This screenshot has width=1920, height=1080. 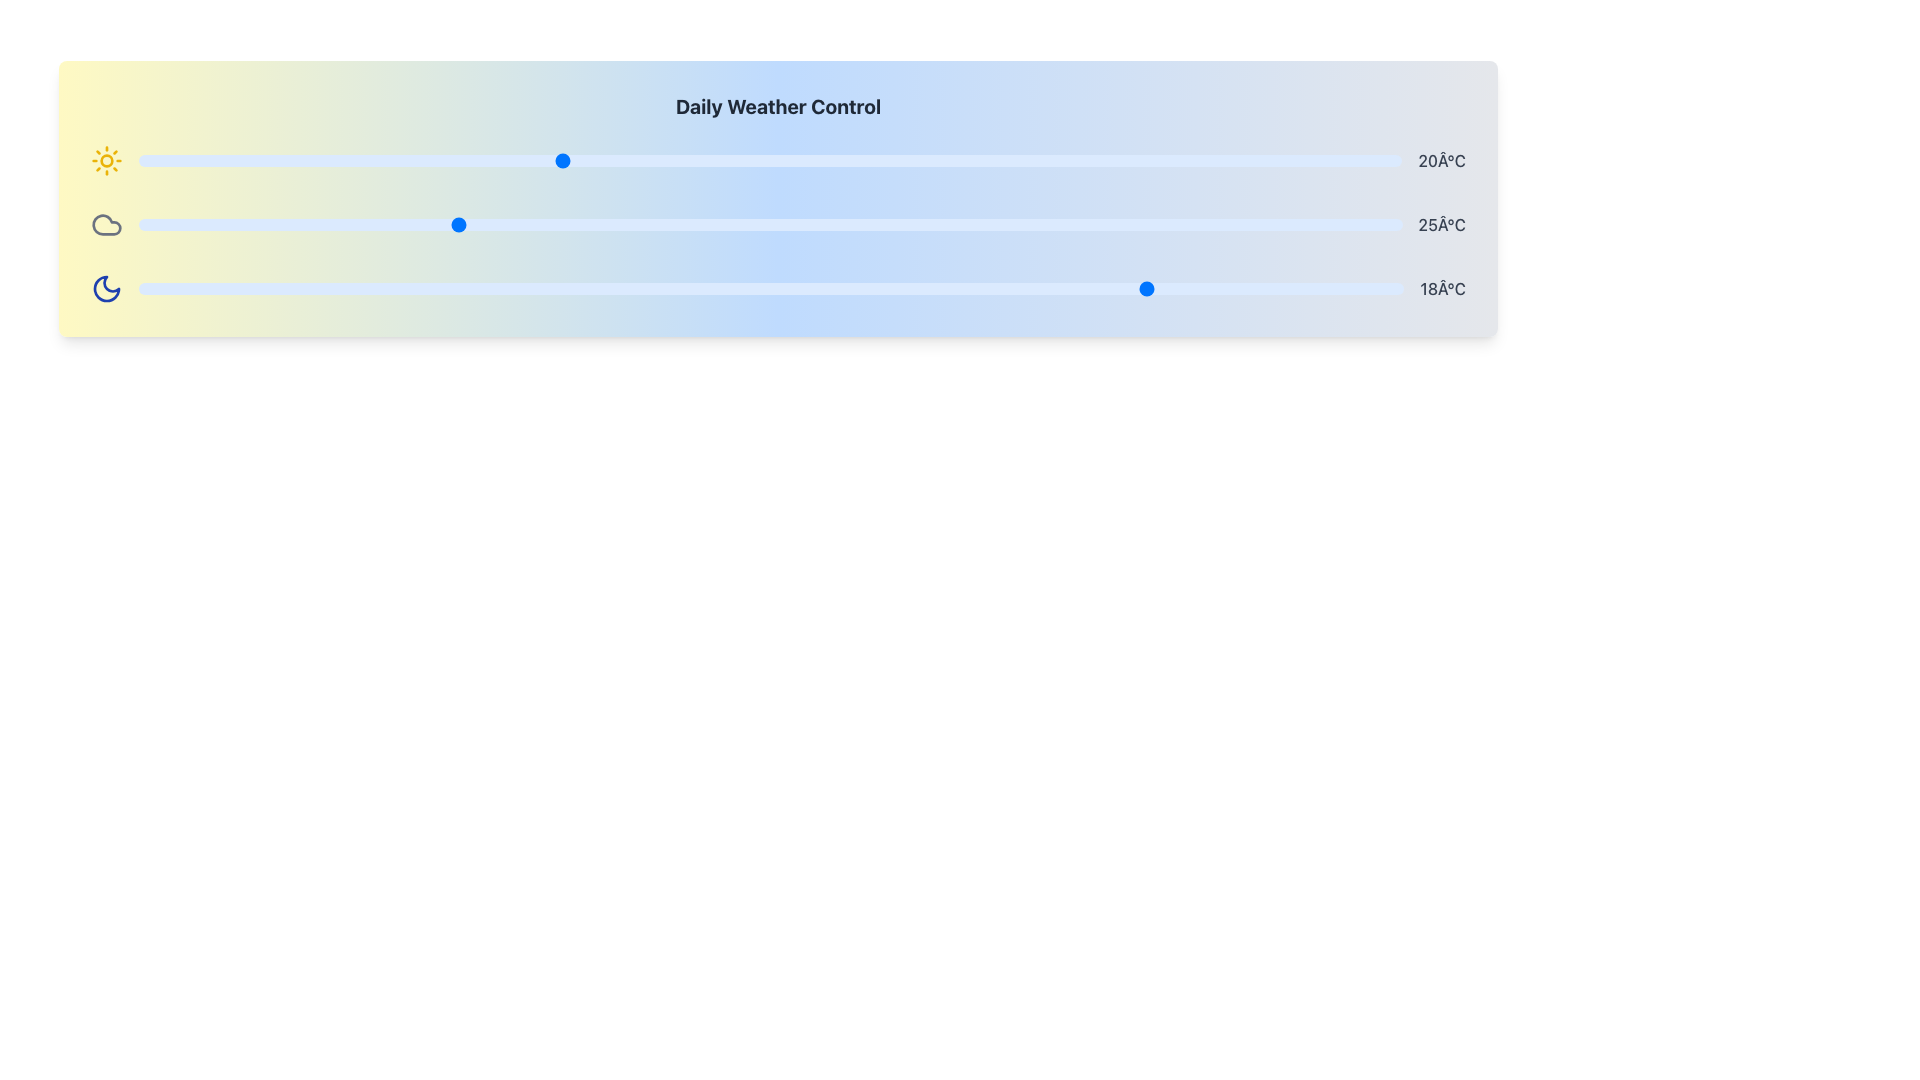 What do you see at coordinates (980, 160) in the screenshot?
I see `the morning temperature` at bounding box center [980, 160].